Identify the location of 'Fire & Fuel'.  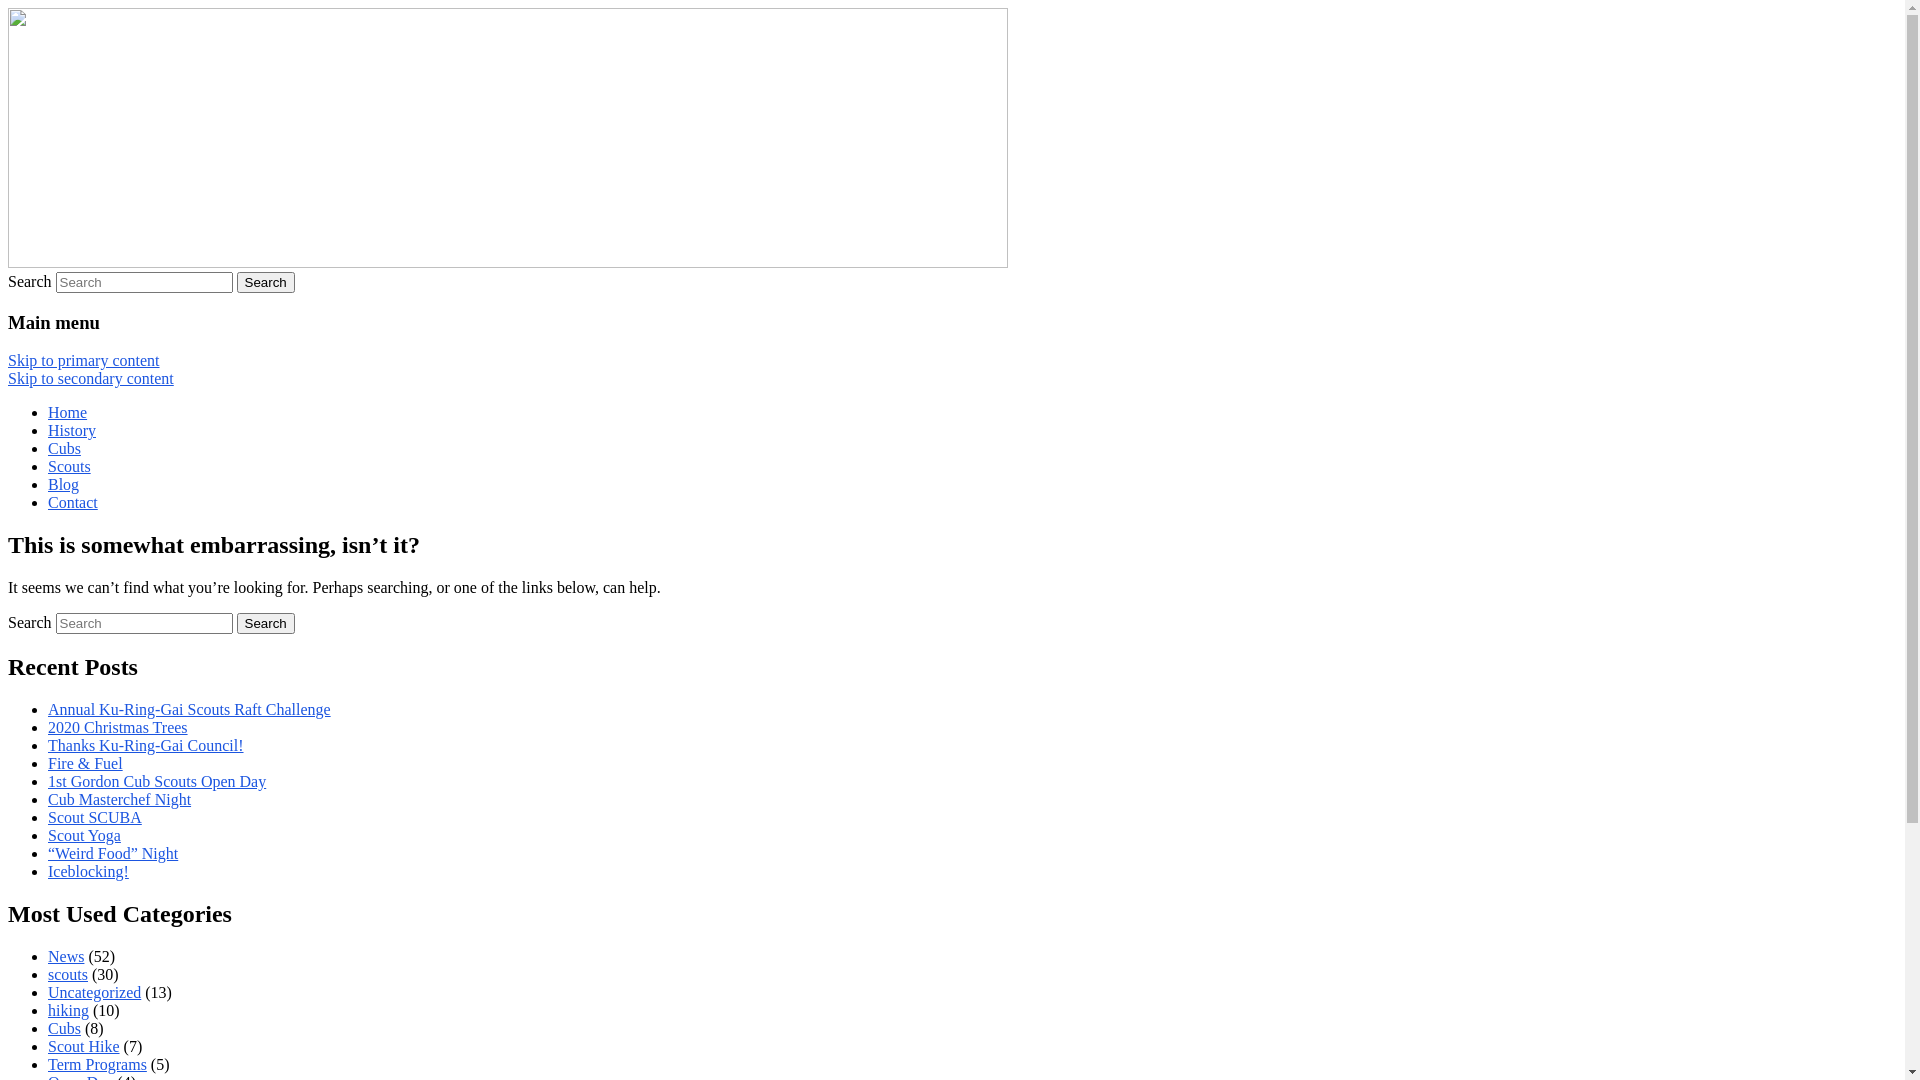
(84, 763).